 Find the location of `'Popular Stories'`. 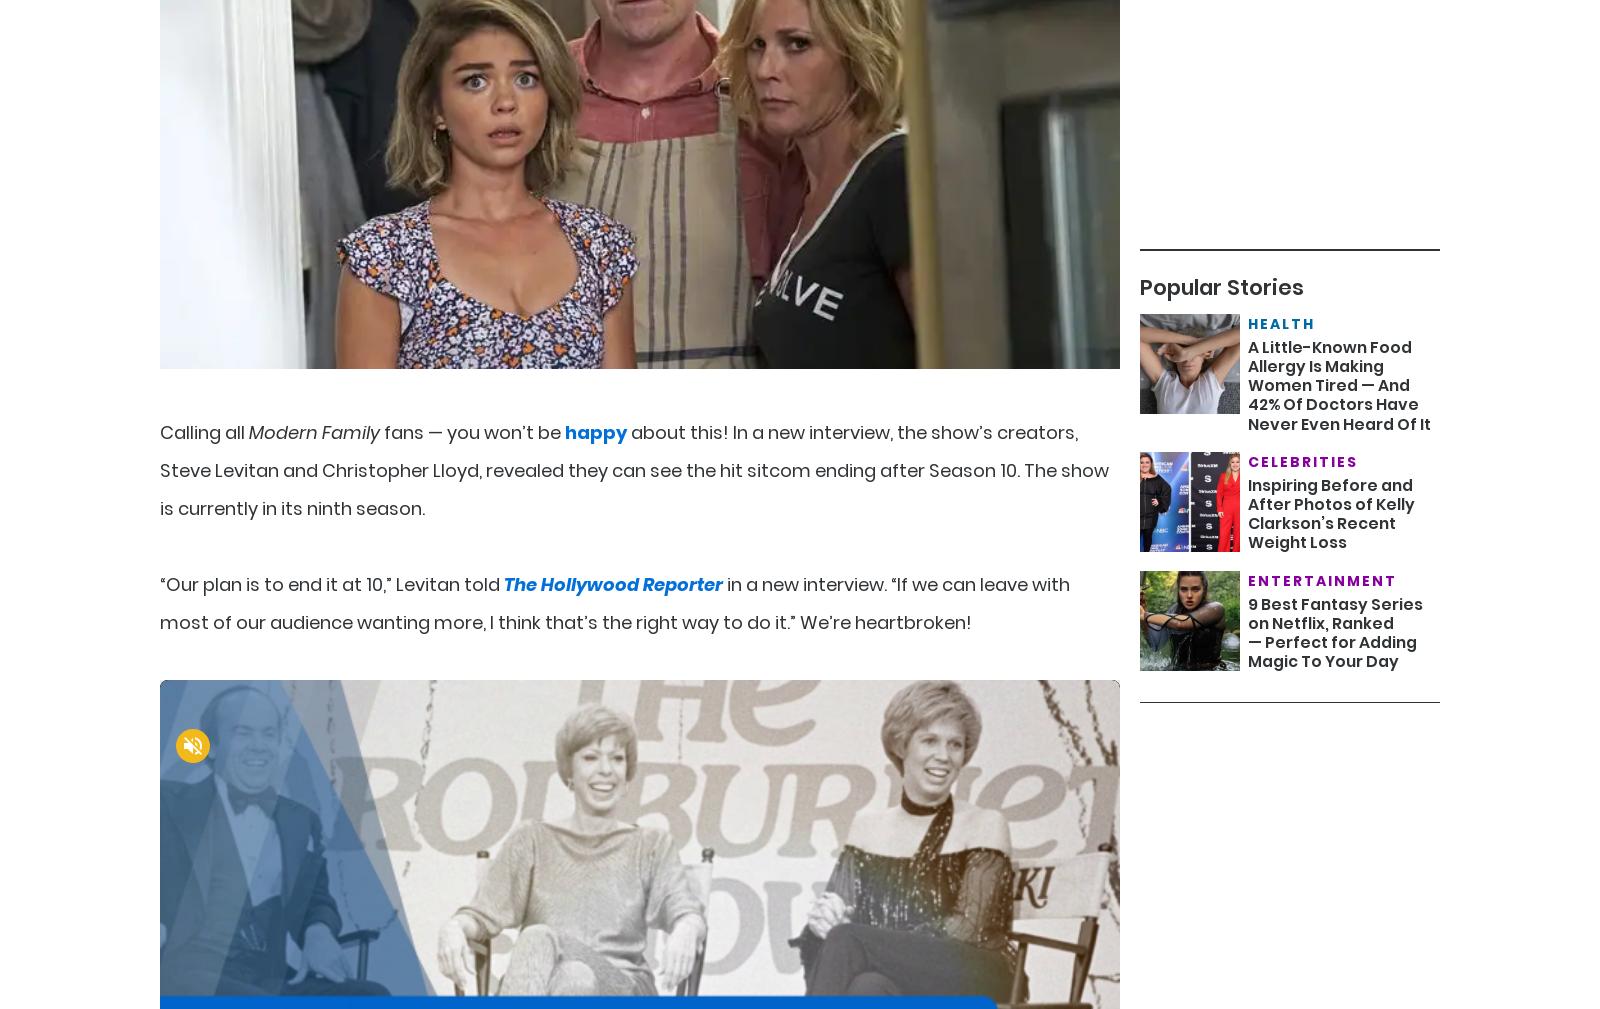

'Popular Stories' is located at coordinates (1220, 286).